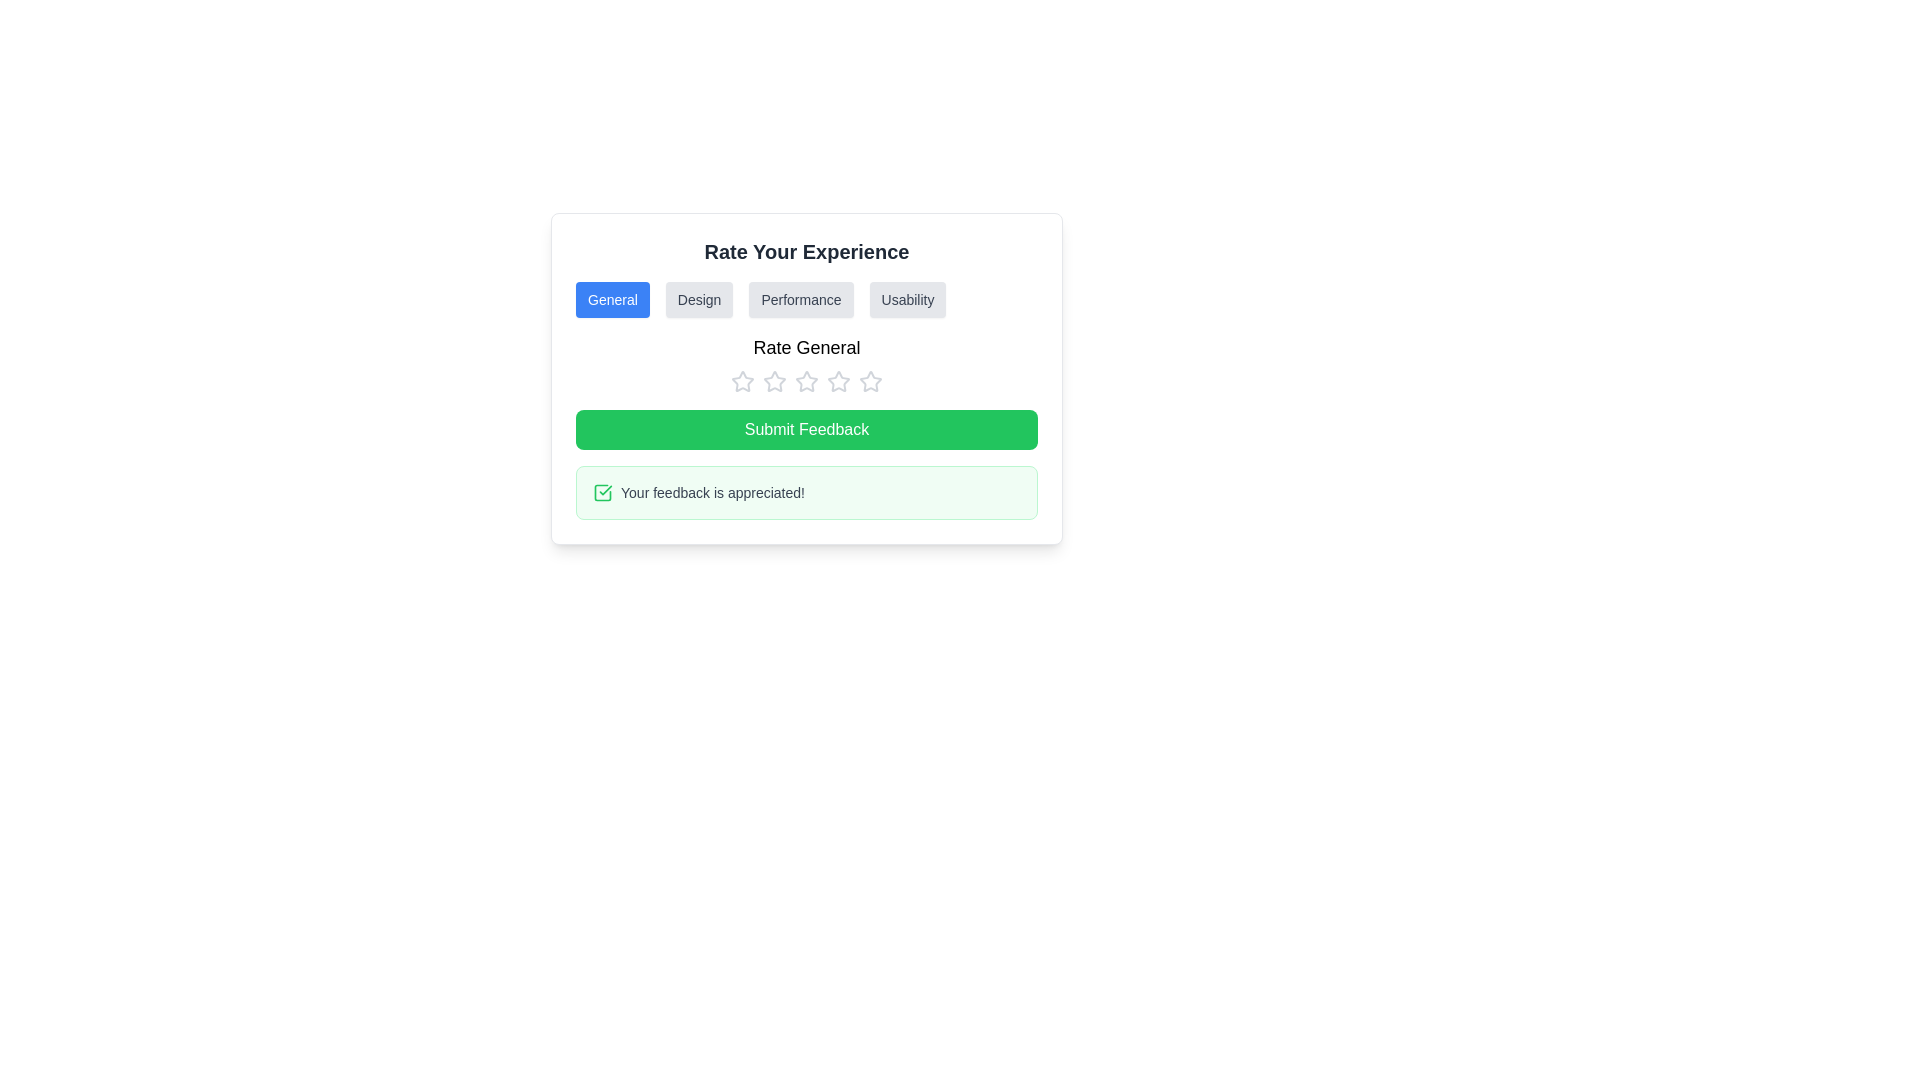  I want to click on the submit button located at the lower part of the card layout, directly below the star rating section, so click(806, 428).